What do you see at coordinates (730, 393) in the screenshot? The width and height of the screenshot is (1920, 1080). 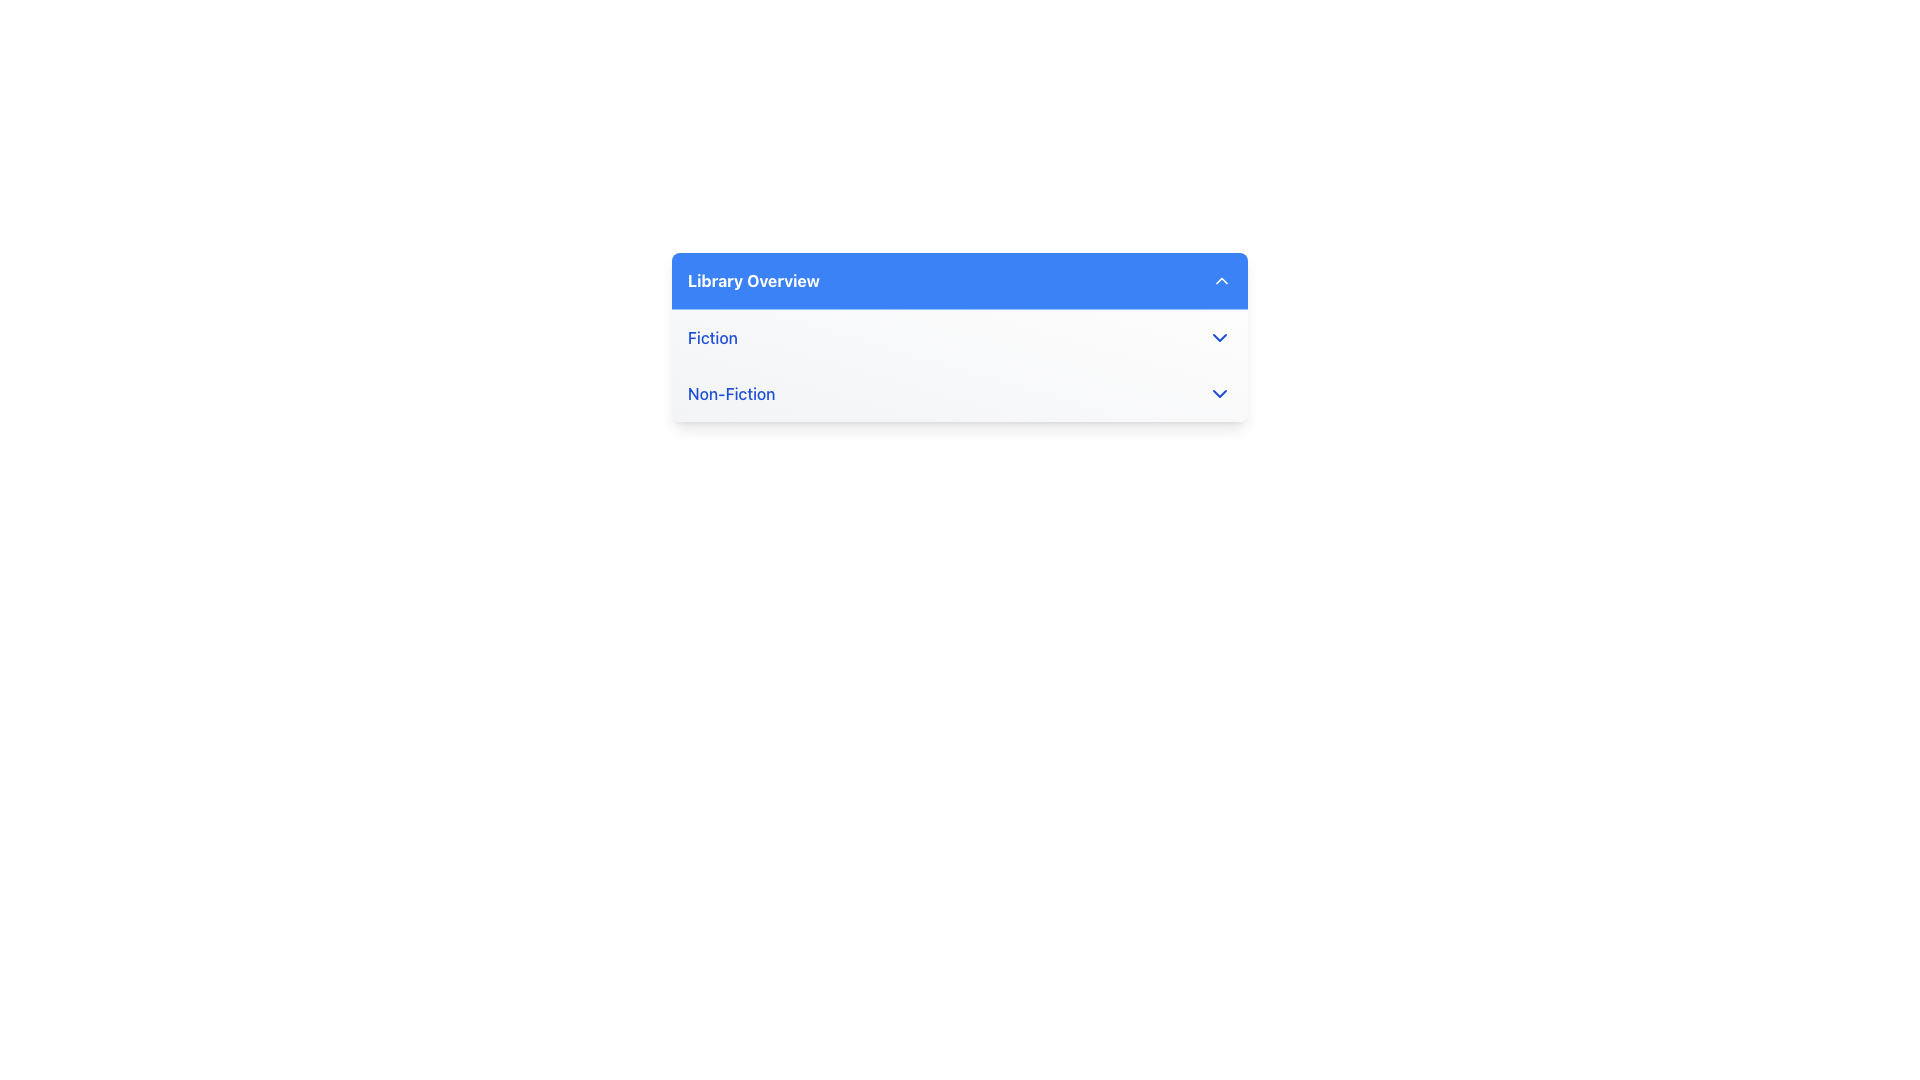 I see `text content of the 'Non-Fiction' text label, which is the main text in the second row of the dropdown list` at bounding box center [730, 393].